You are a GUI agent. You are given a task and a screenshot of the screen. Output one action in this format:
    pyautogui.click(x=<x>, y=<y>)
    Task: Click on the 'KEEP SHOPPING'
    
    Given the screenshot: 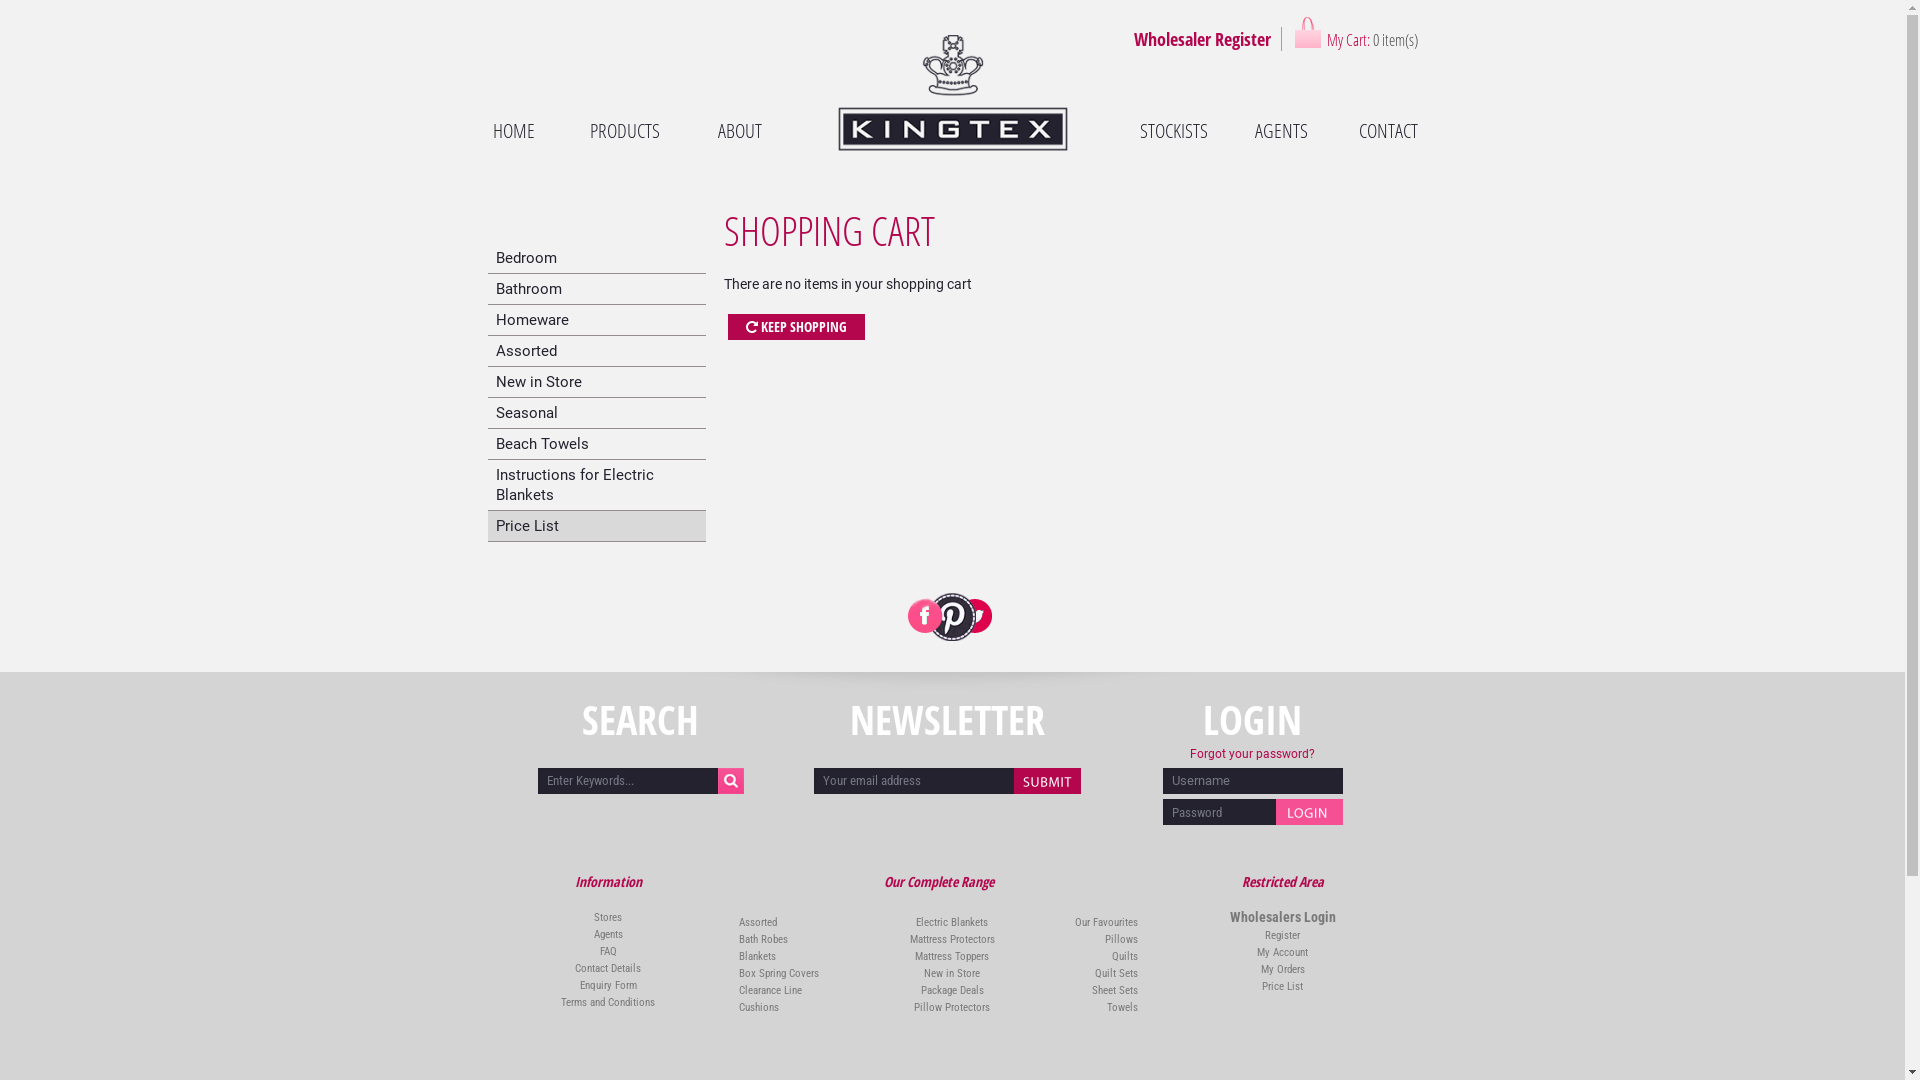 What is the action you would take?
    pyautogui.click(x=795, y=326)
    